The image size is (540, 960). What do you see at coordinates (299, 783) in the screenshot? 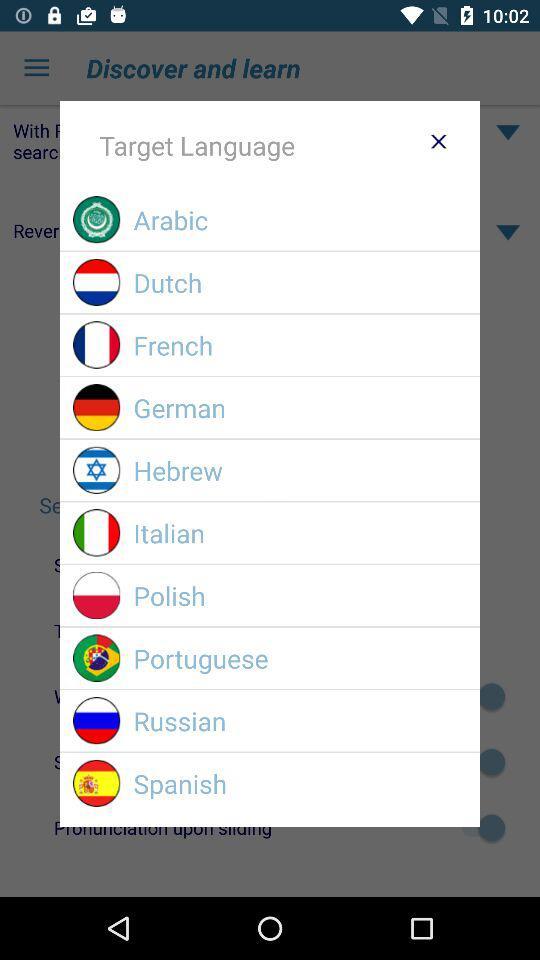
I see `the spanish` at bounding box center [299, 783].